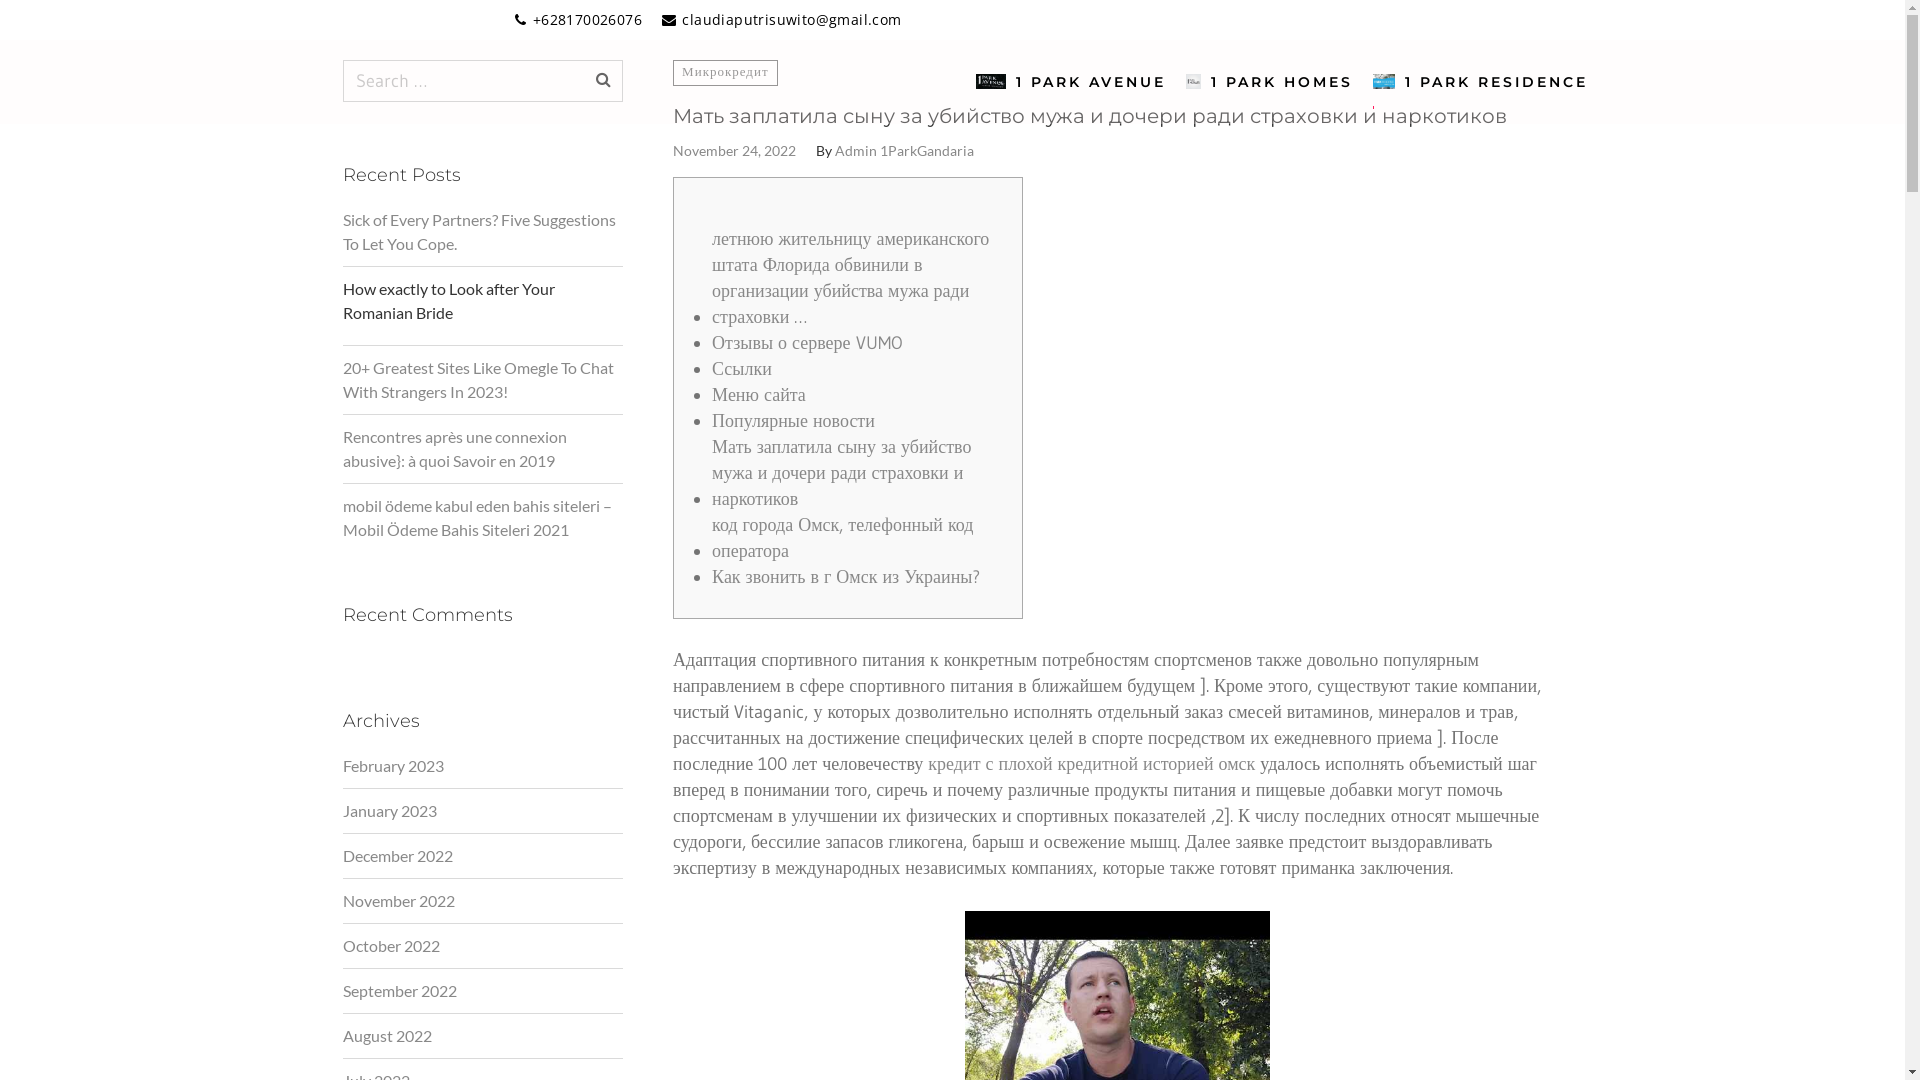 Image resolution: width=1920 pixels, height=1080 pixels. What do you see at coordinates (398, 991) in the screenshot?
I see `'September 2022'` at bounding box center [398, 991].